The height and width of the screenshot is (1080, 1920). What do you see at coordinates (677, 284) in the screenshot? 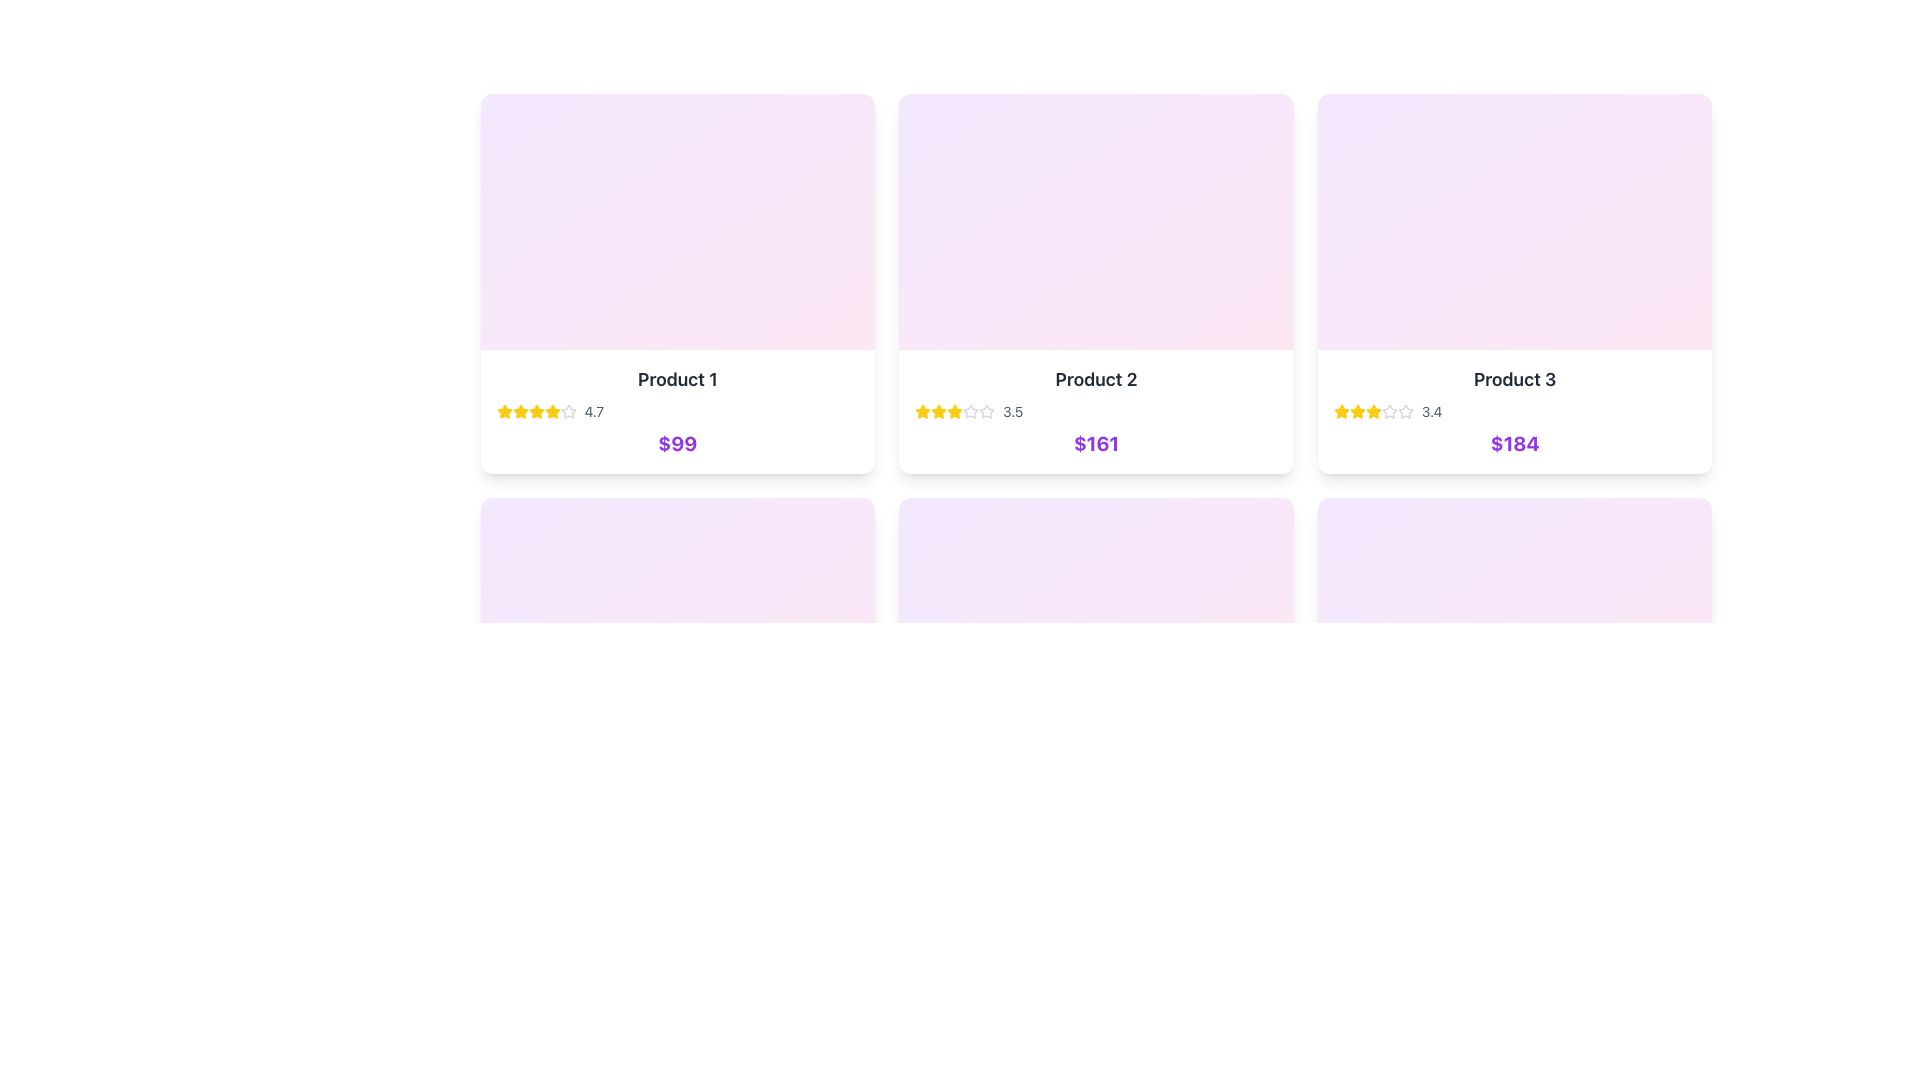
I see `the product card located at the top-left corner of the grid layout` at bounding box center [677, 284].